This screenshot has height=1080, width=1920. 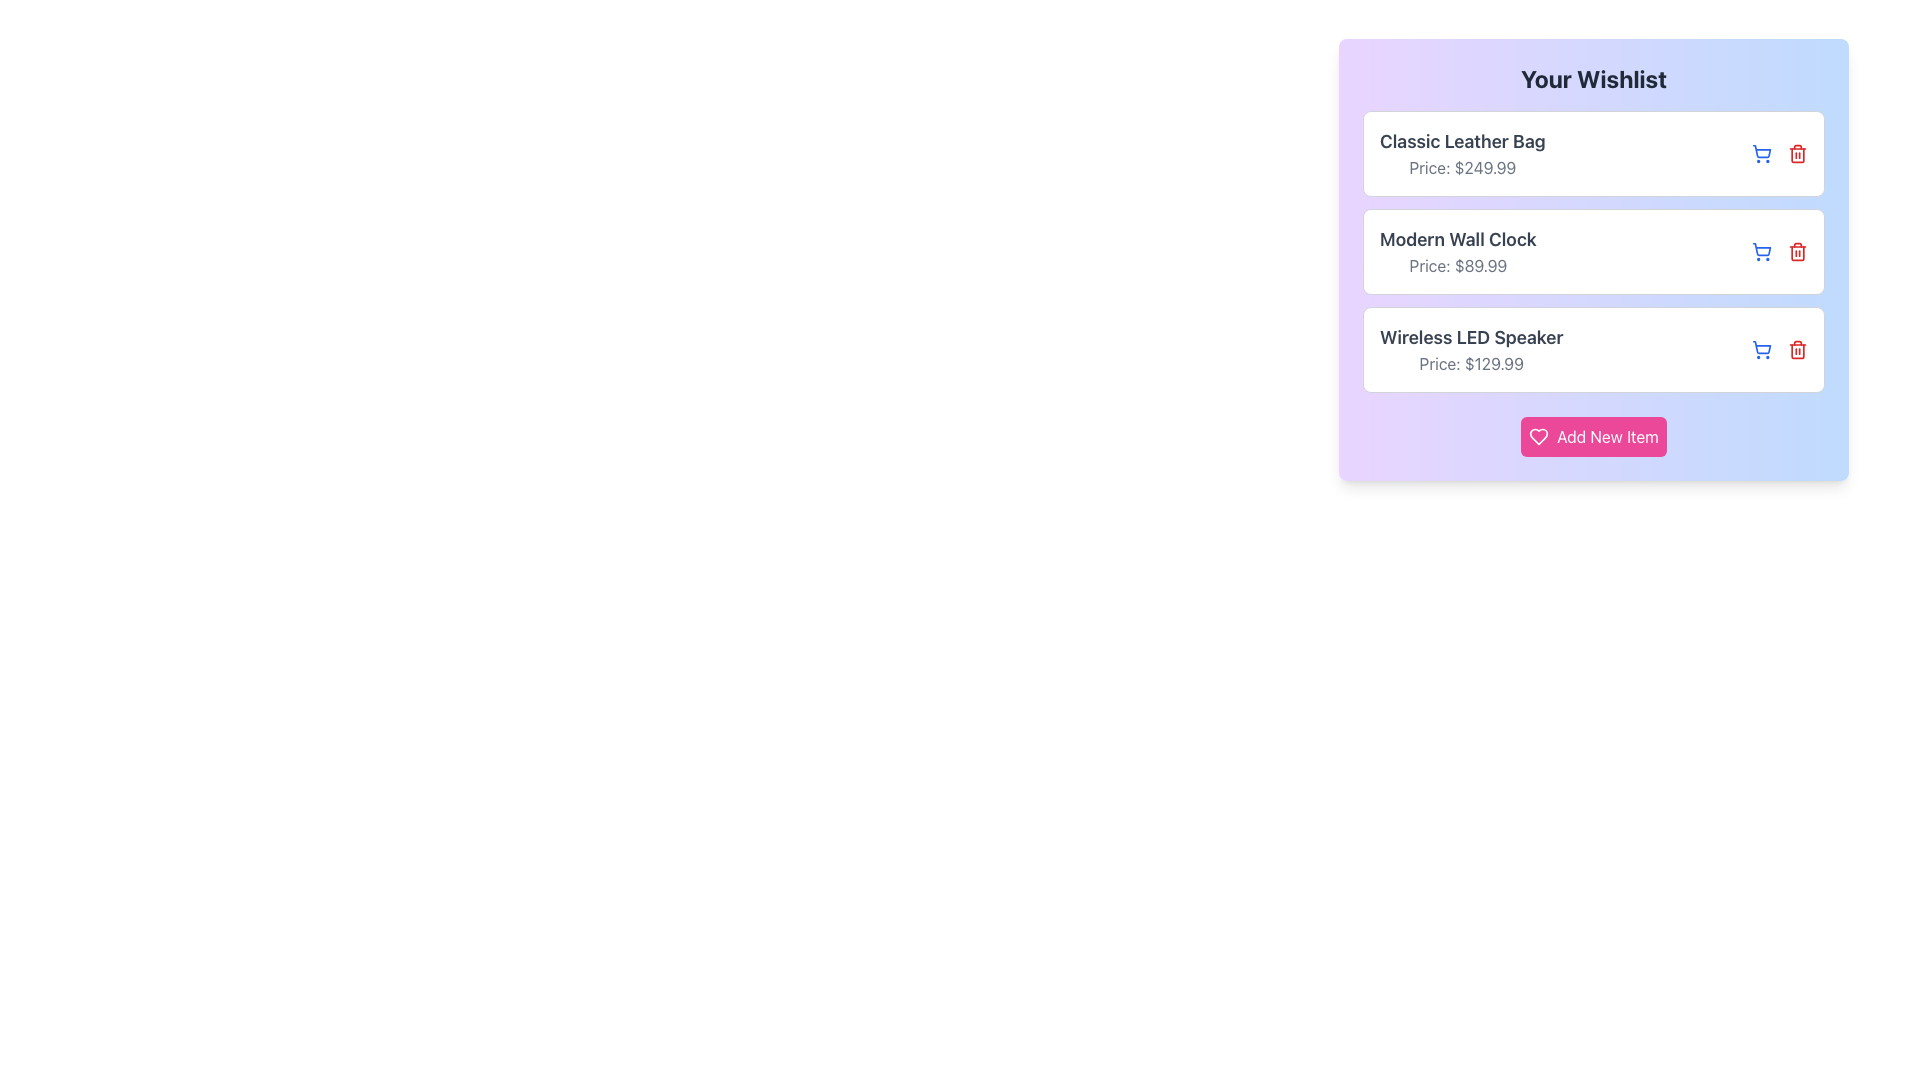 I want to click on title of the product 'Classic Leather Bag' displayed in the Text Label located at the top of the first item in the 'Your Wishlist' section, so click(x=1462, y=141).